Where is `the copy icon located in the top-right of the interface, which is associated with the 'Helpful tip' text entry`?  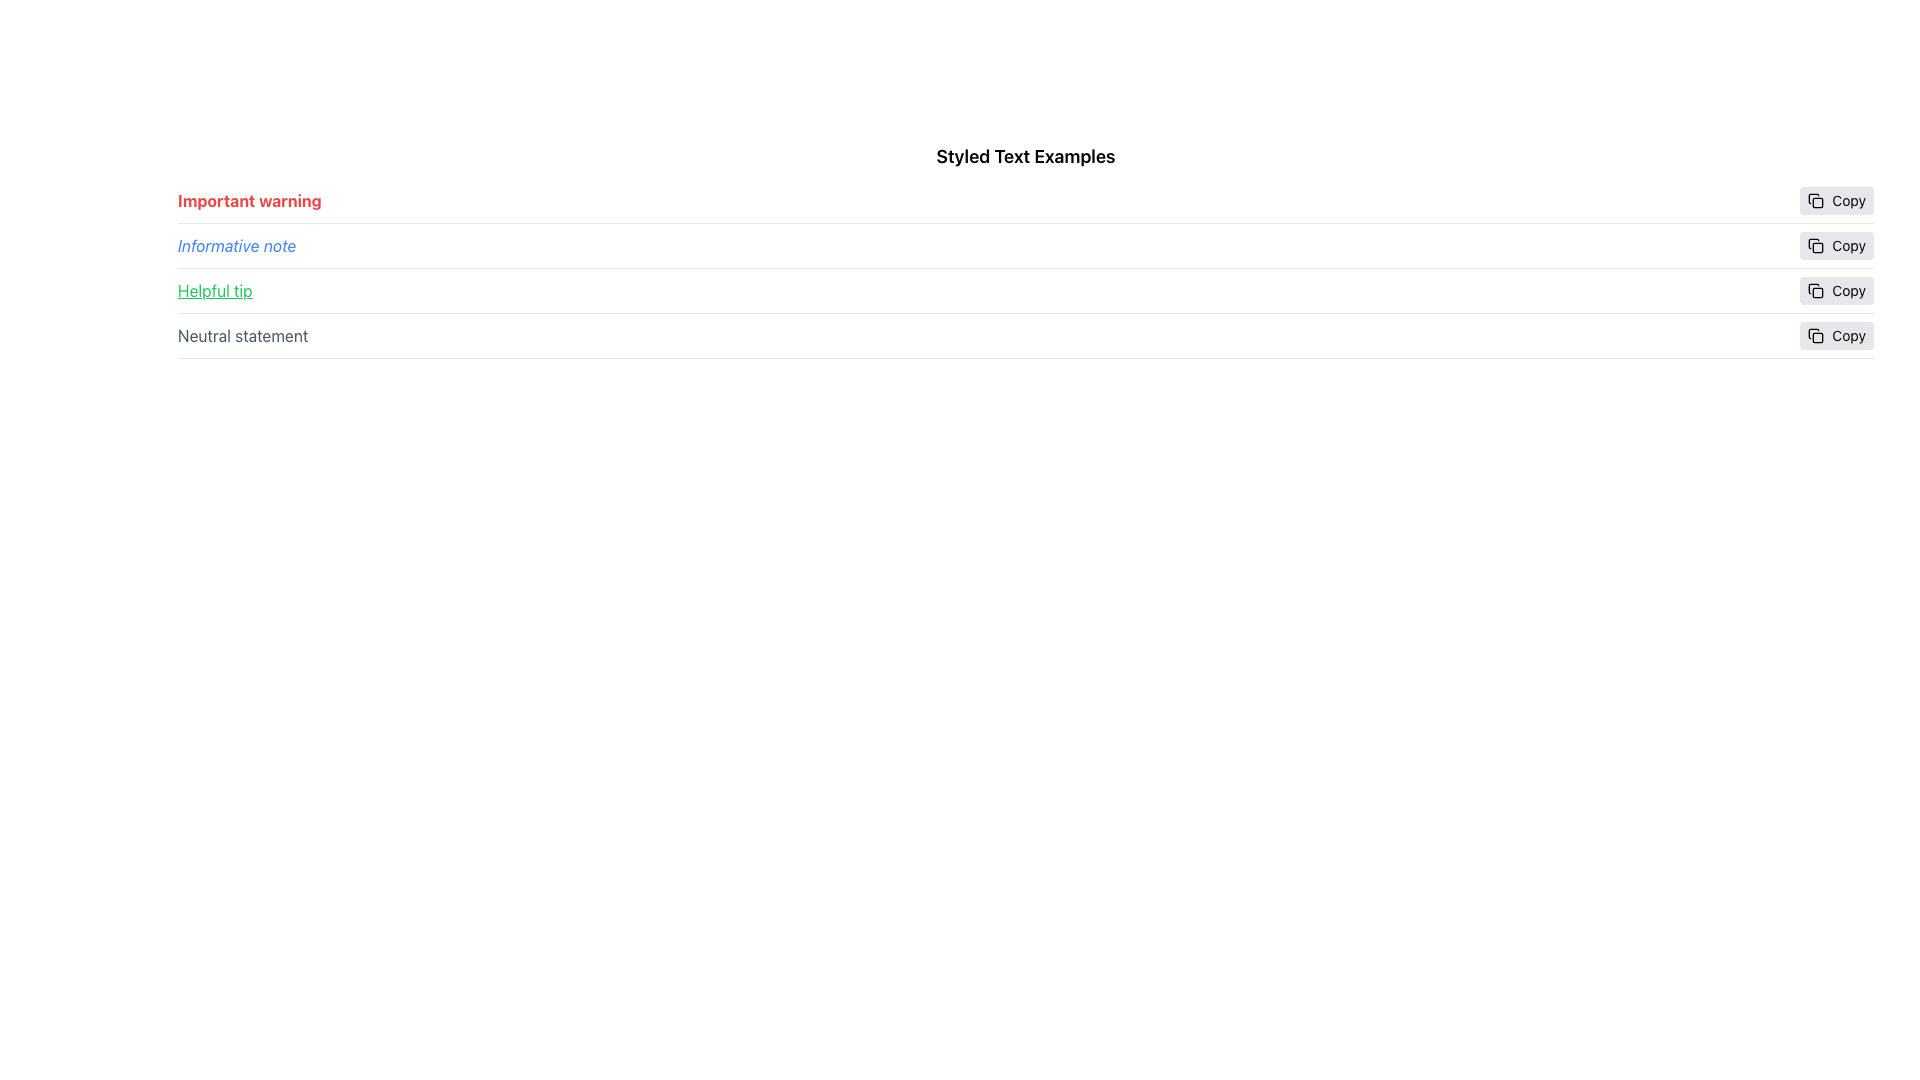
the copy icon located in the top-right of the interface, which is associated with the 'Helpful tip' text entry is located at coordinates (1818, 246).